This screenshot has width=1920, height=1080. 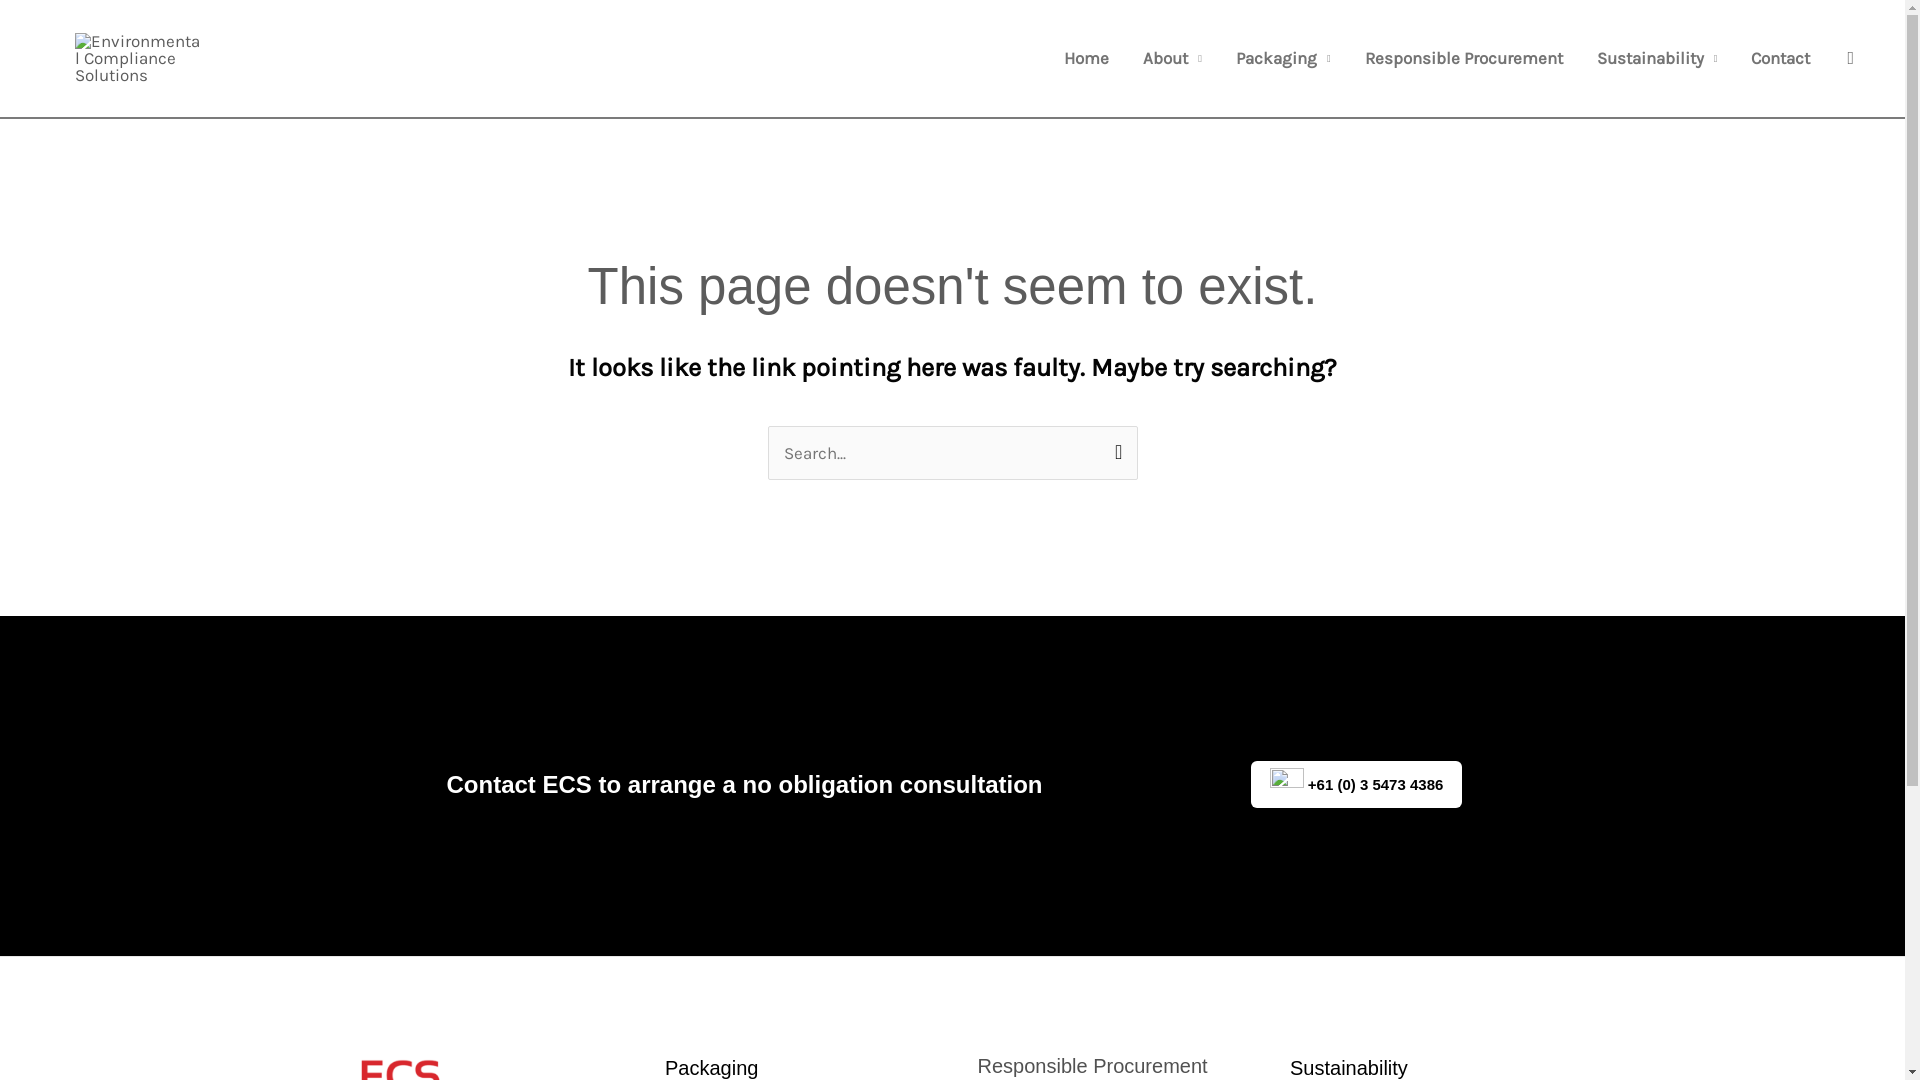 What do you see at coordinates (1657, 57) in the screenshot?
I see `'Sustainability'` at bounding box center [1657, 57].